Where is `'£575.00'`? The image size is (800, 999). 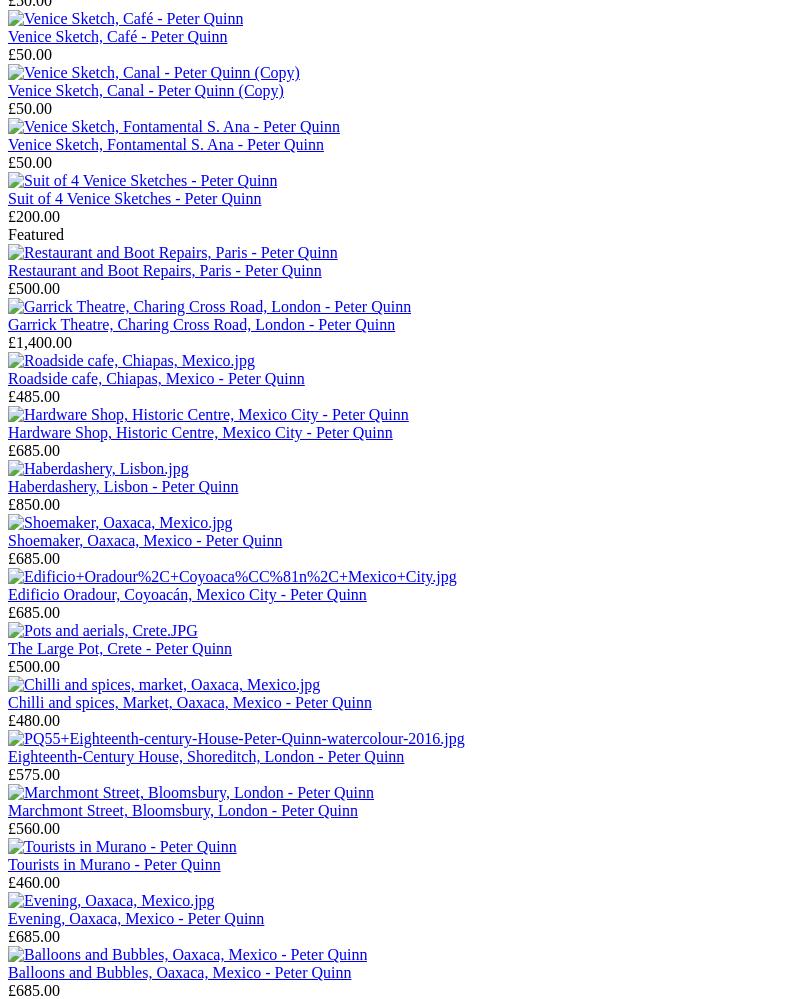
'£575.00' is located at coordinates (8, 773).